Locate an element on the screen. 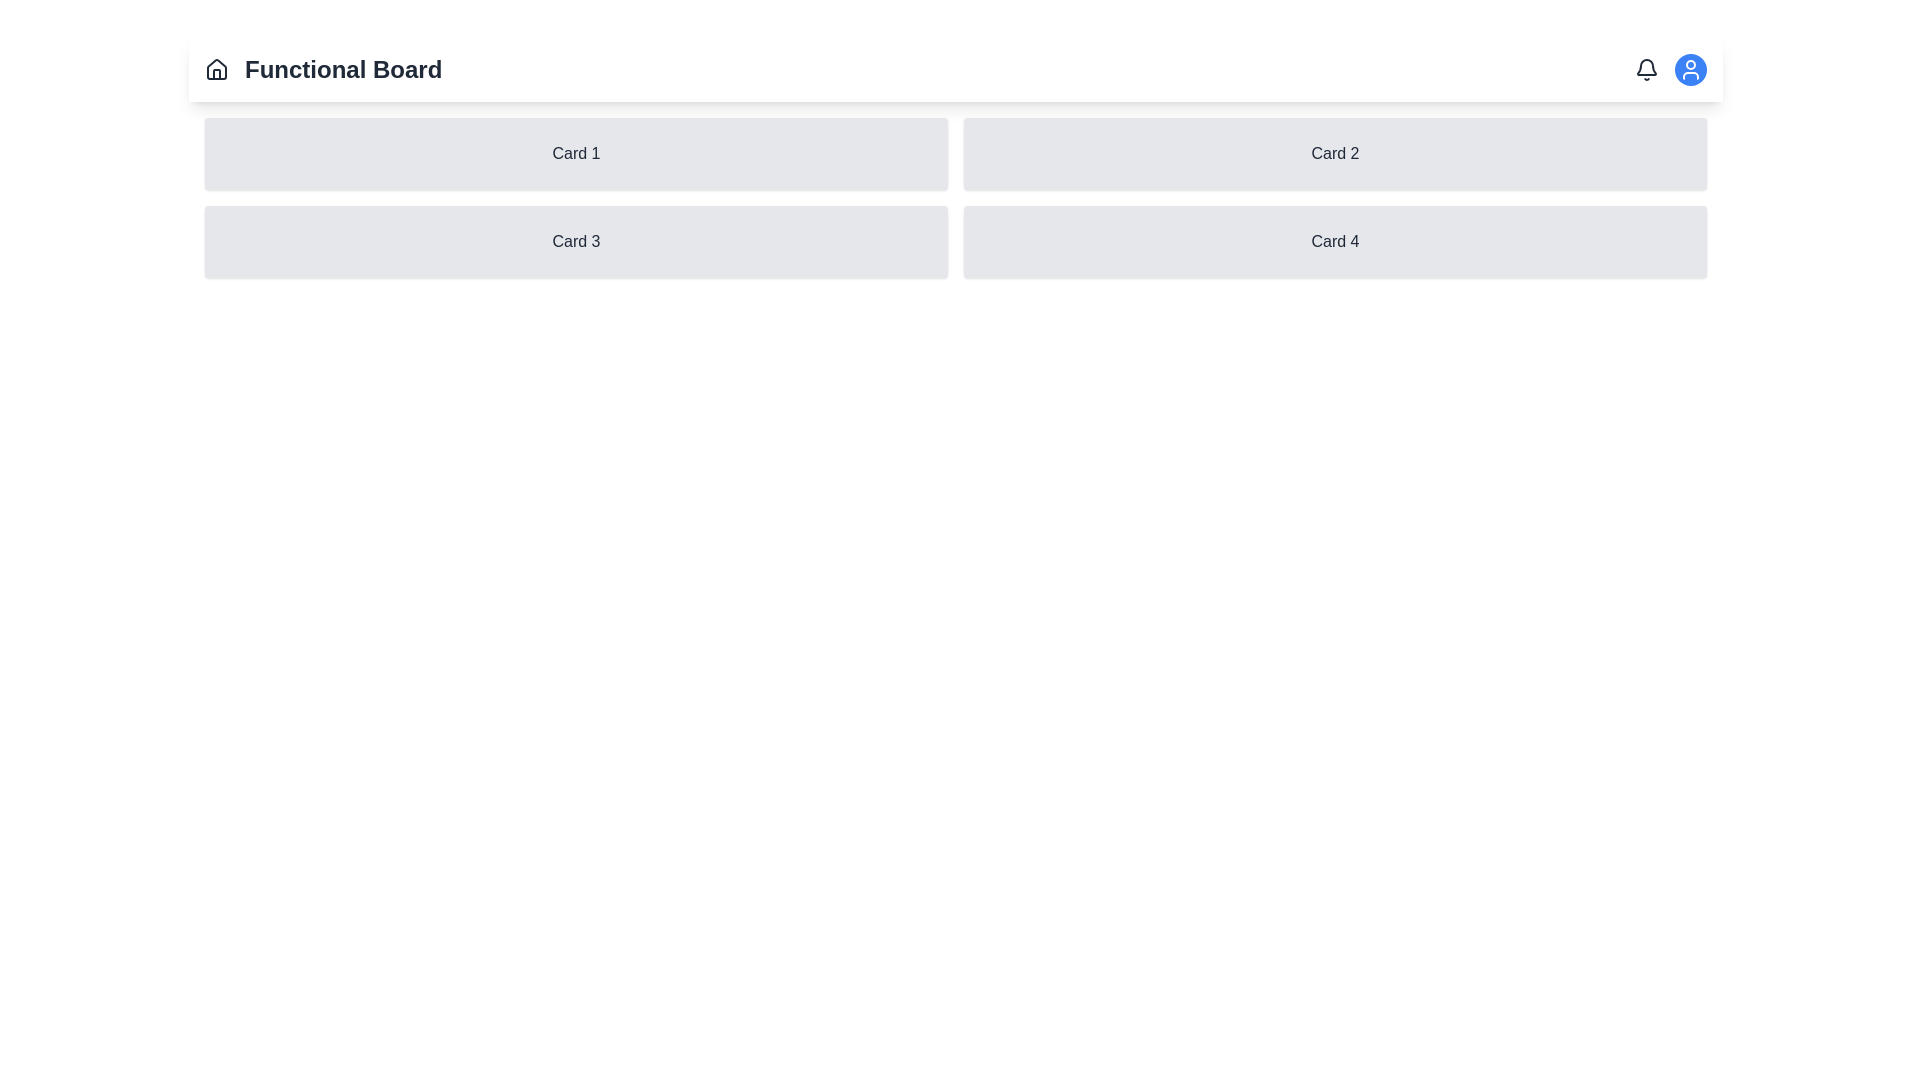  text content of the card located in the second column of the second row, which reads 'Card 4' is located at coordinates (1335, 241).